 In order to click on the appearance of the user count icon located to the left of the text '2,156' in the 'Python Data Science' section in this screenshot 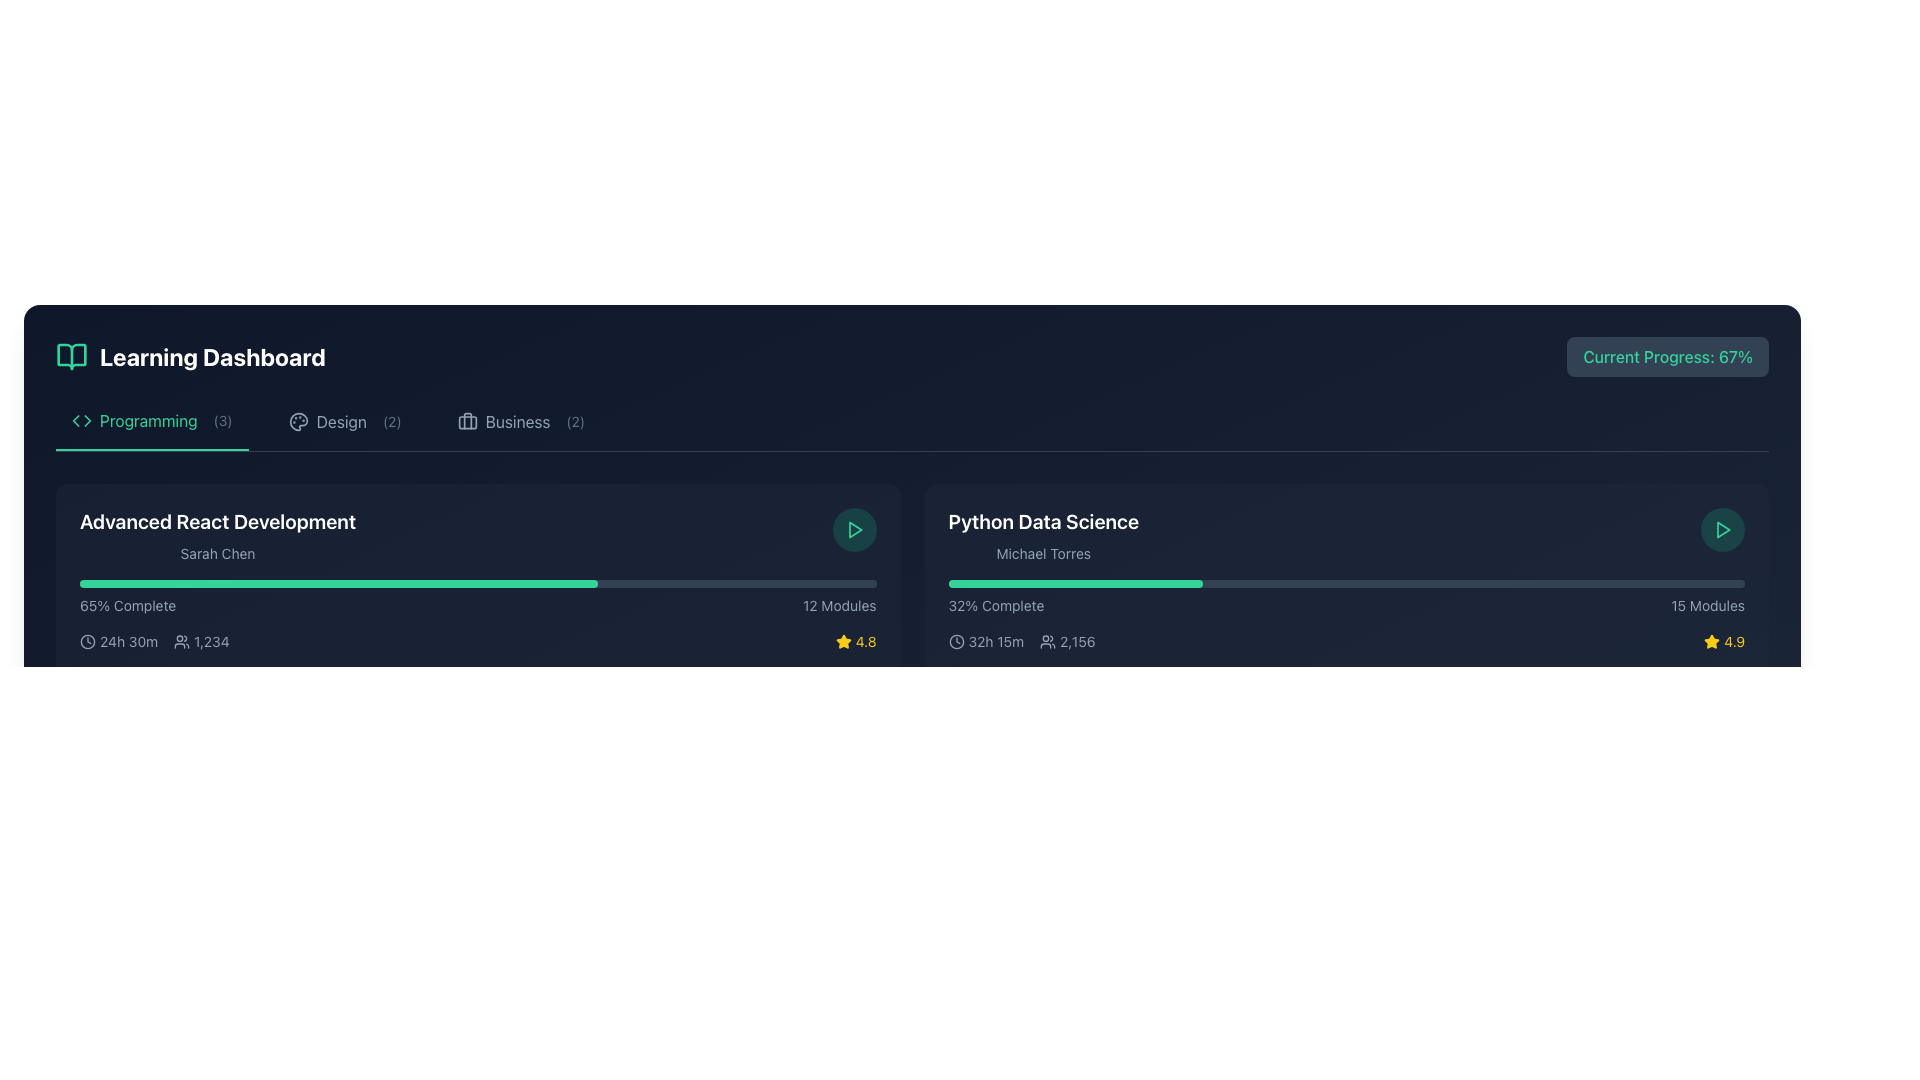, I will do `click(1047, 641)`.